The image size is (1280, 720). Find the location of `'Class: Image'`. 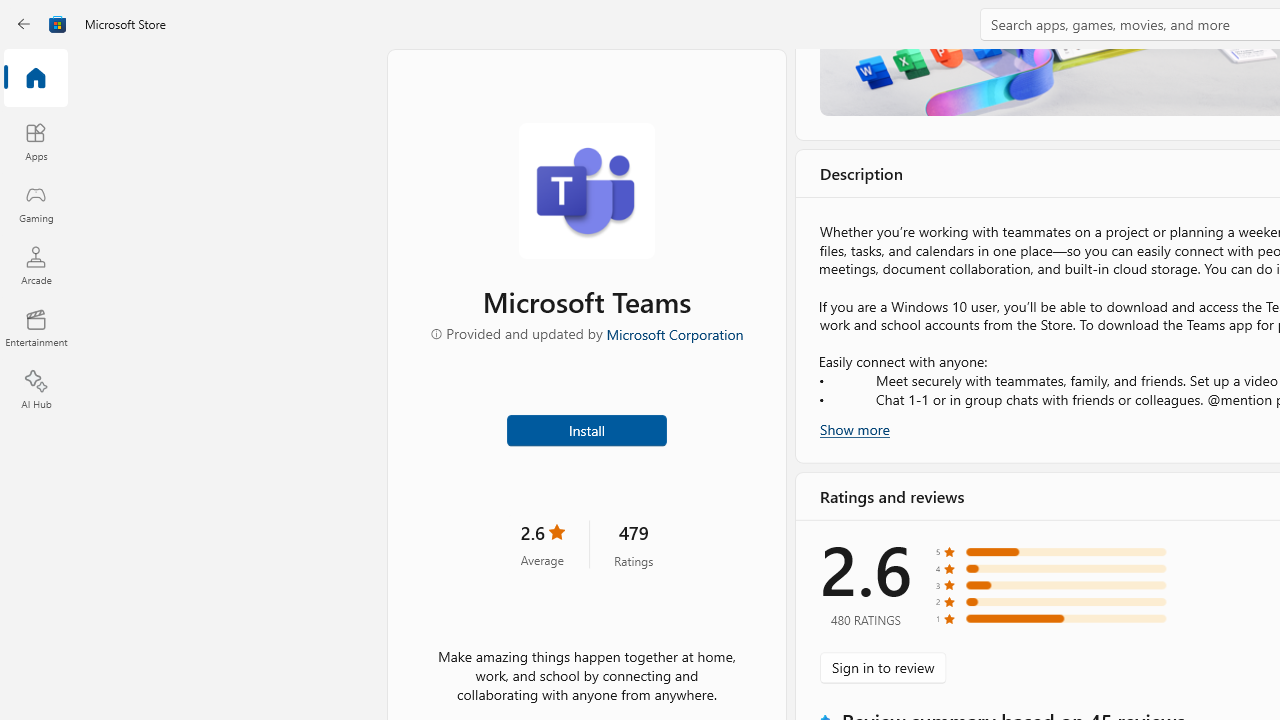

'Class: Image' is located at coordinates (27, 24).